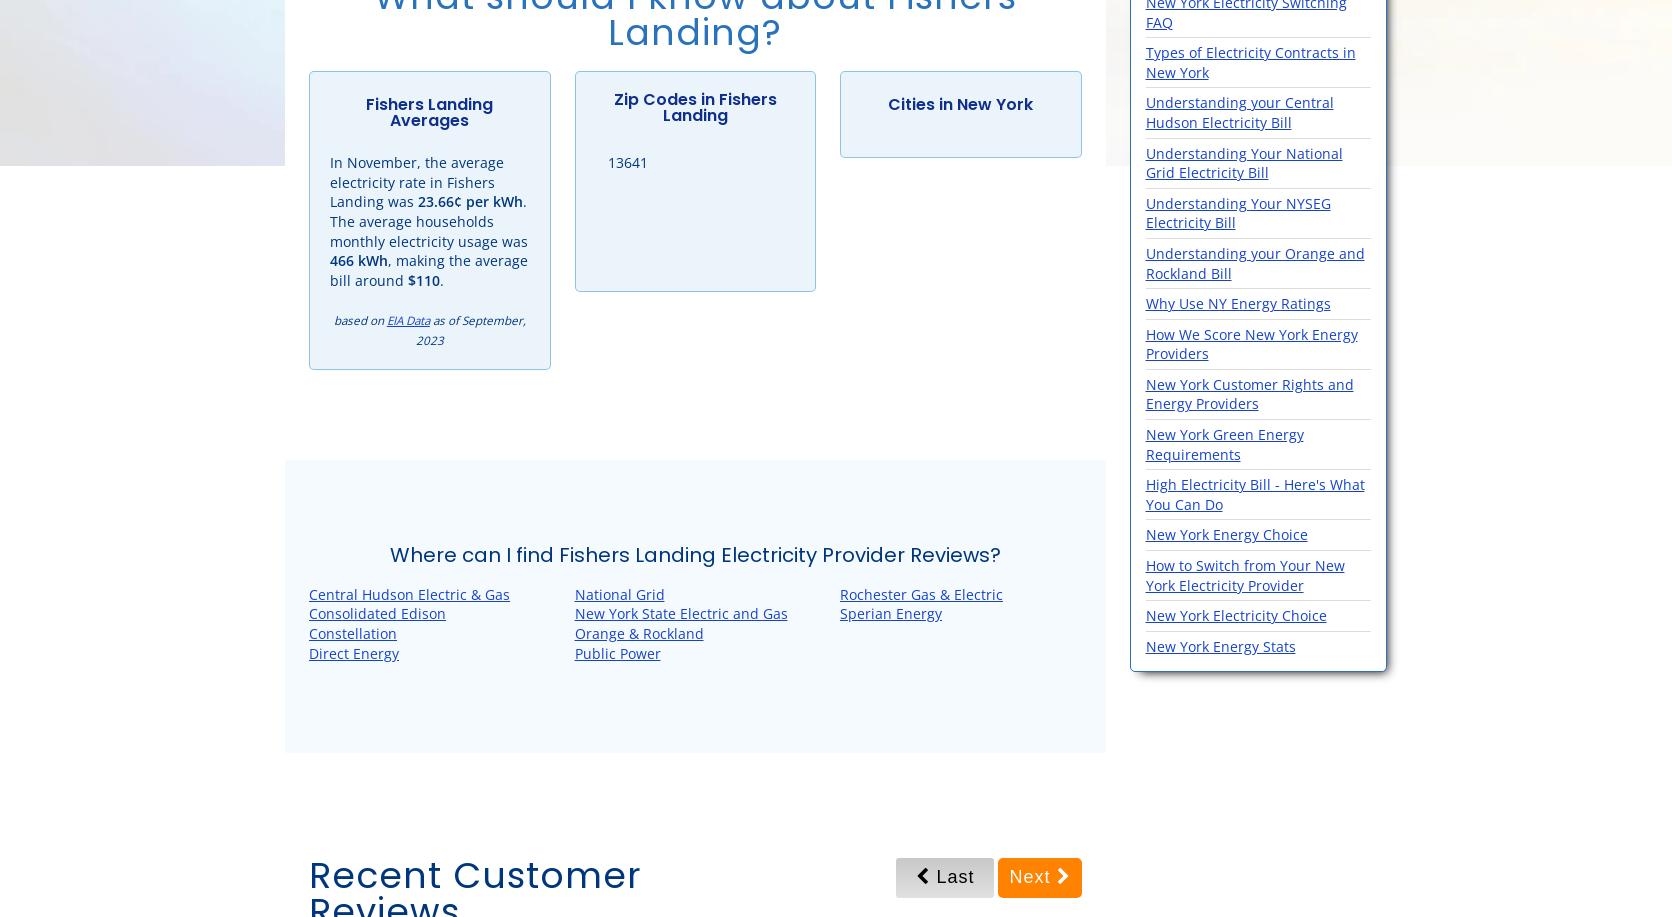  Describe the element at coordinates (680, 612) in the screenshot. I see `'New York State Electric and Gas'` at that location.